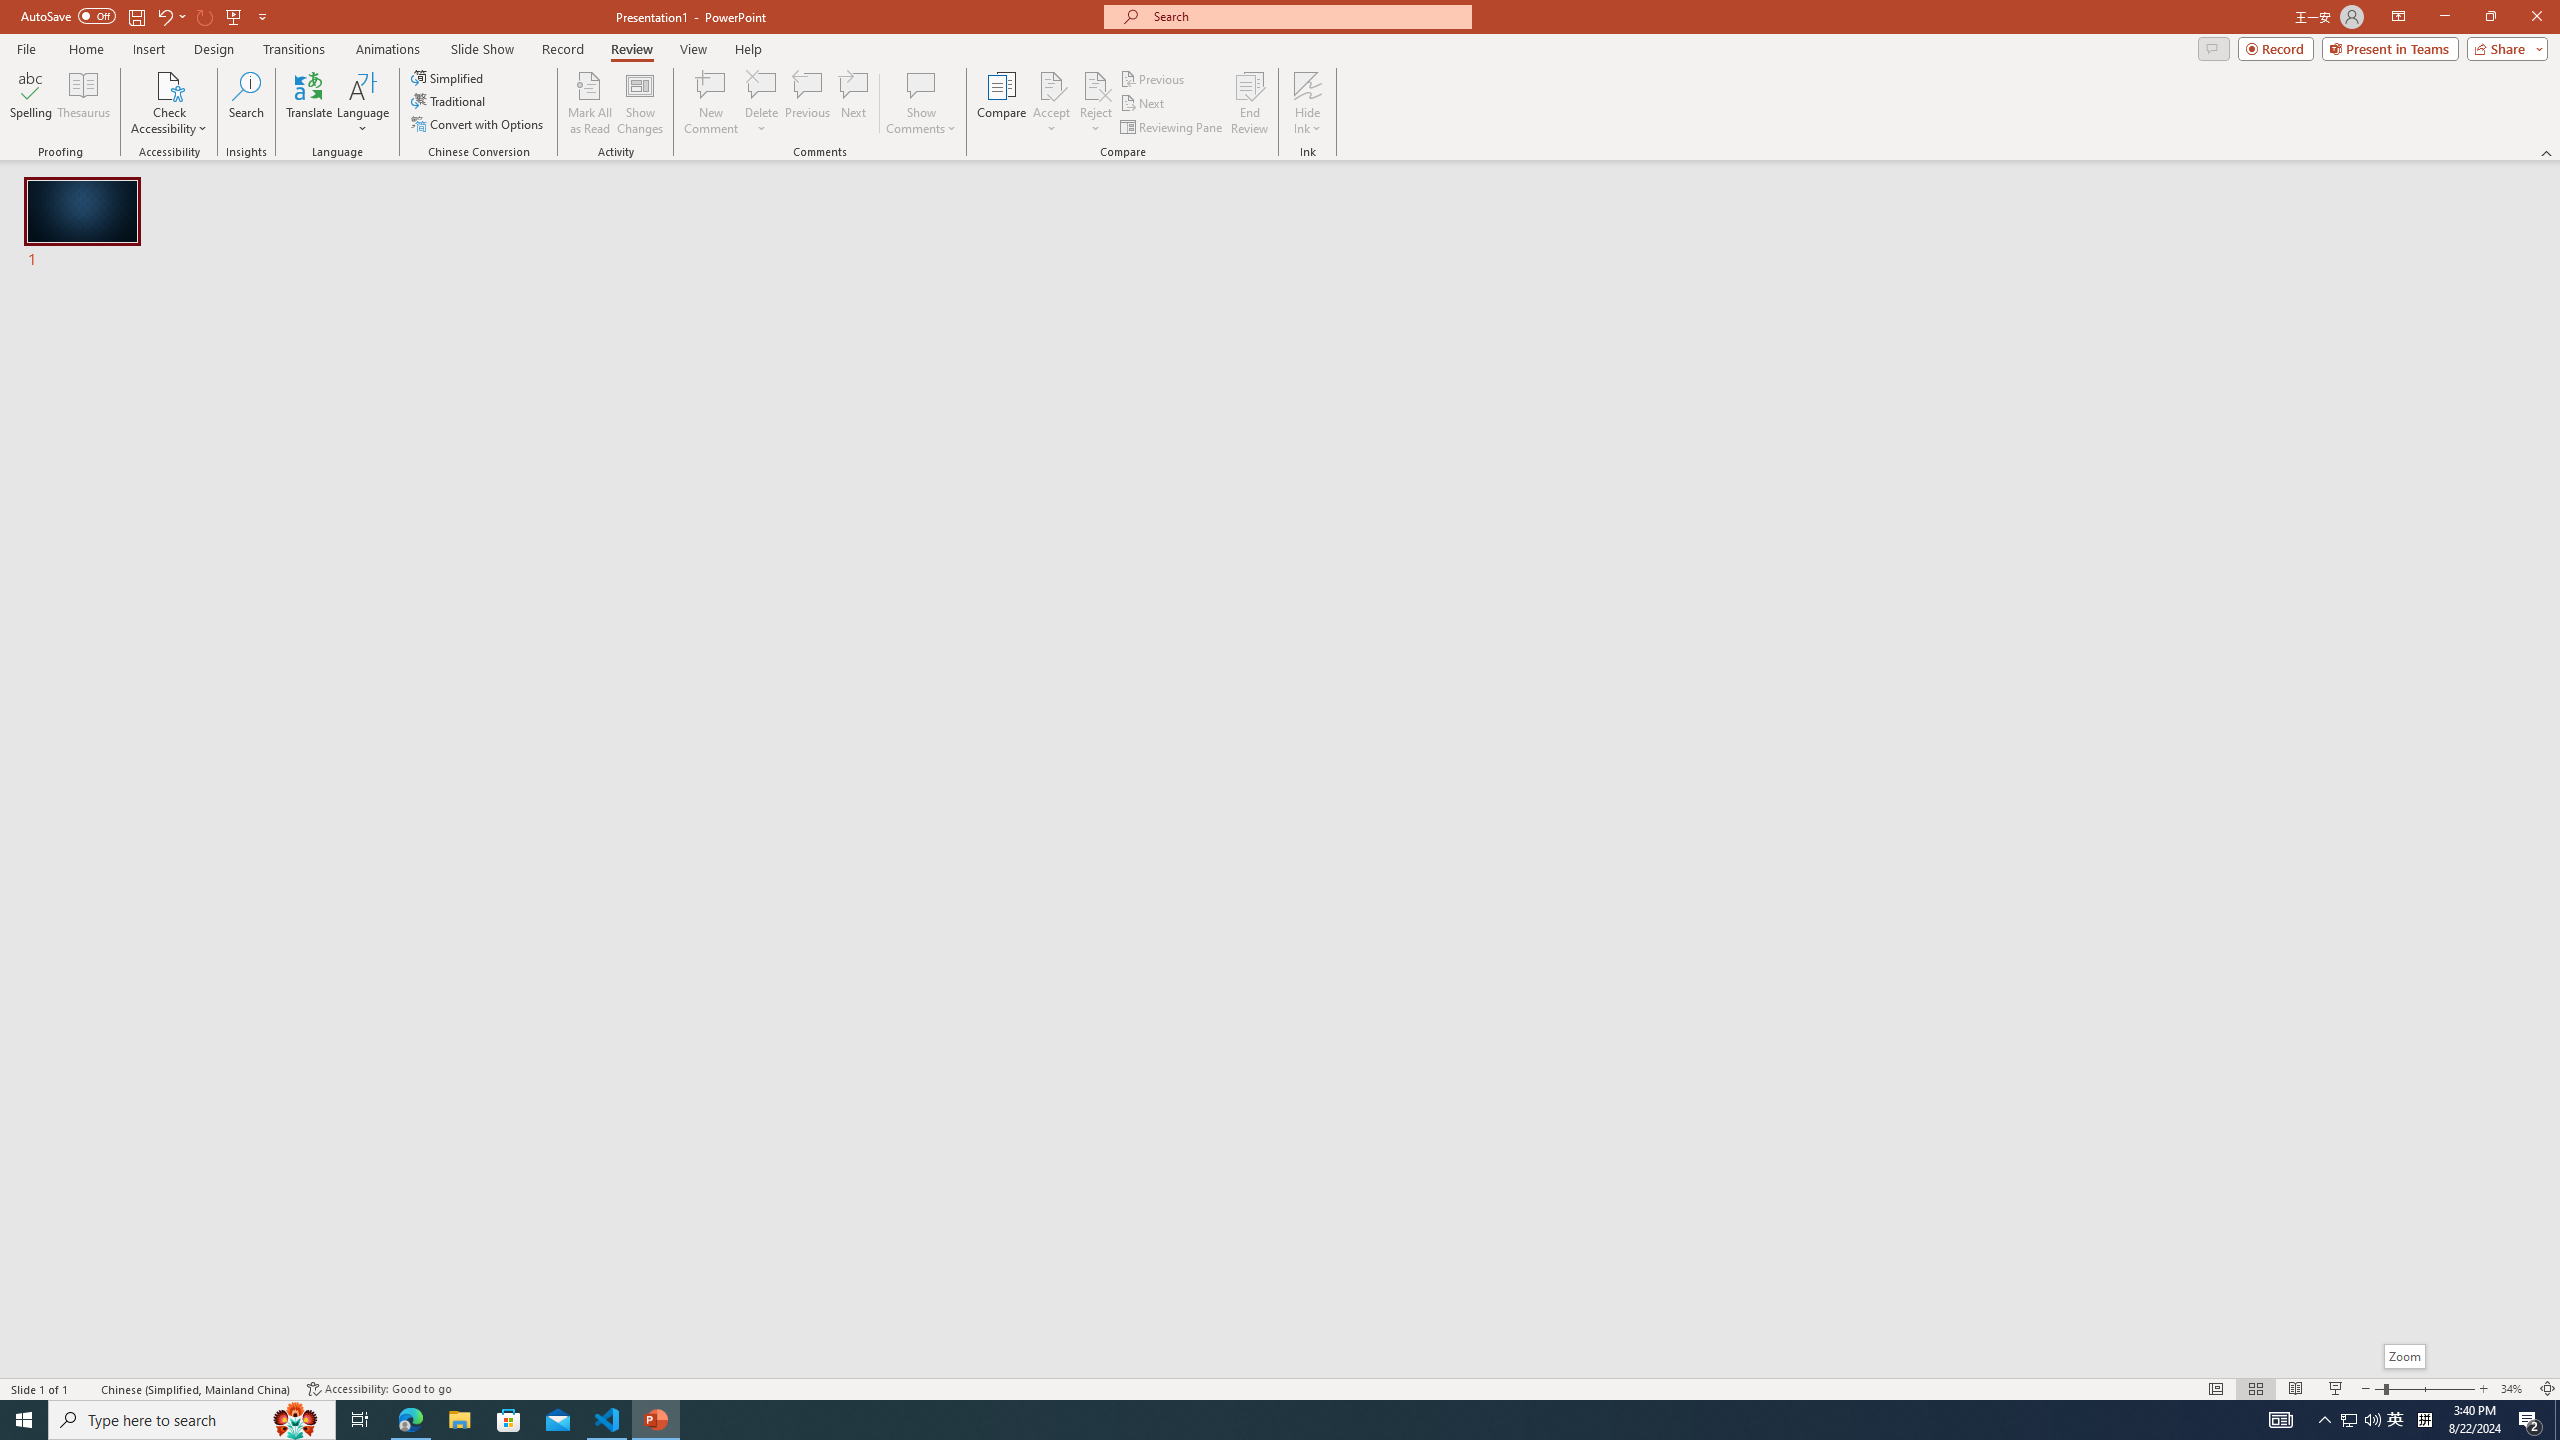 Image resolution: width=2560 pixels, height=1440 pixels. Describe the element at coordinates (590, 103) in the screenshot. I see `'Mark All as Read'` at that location.